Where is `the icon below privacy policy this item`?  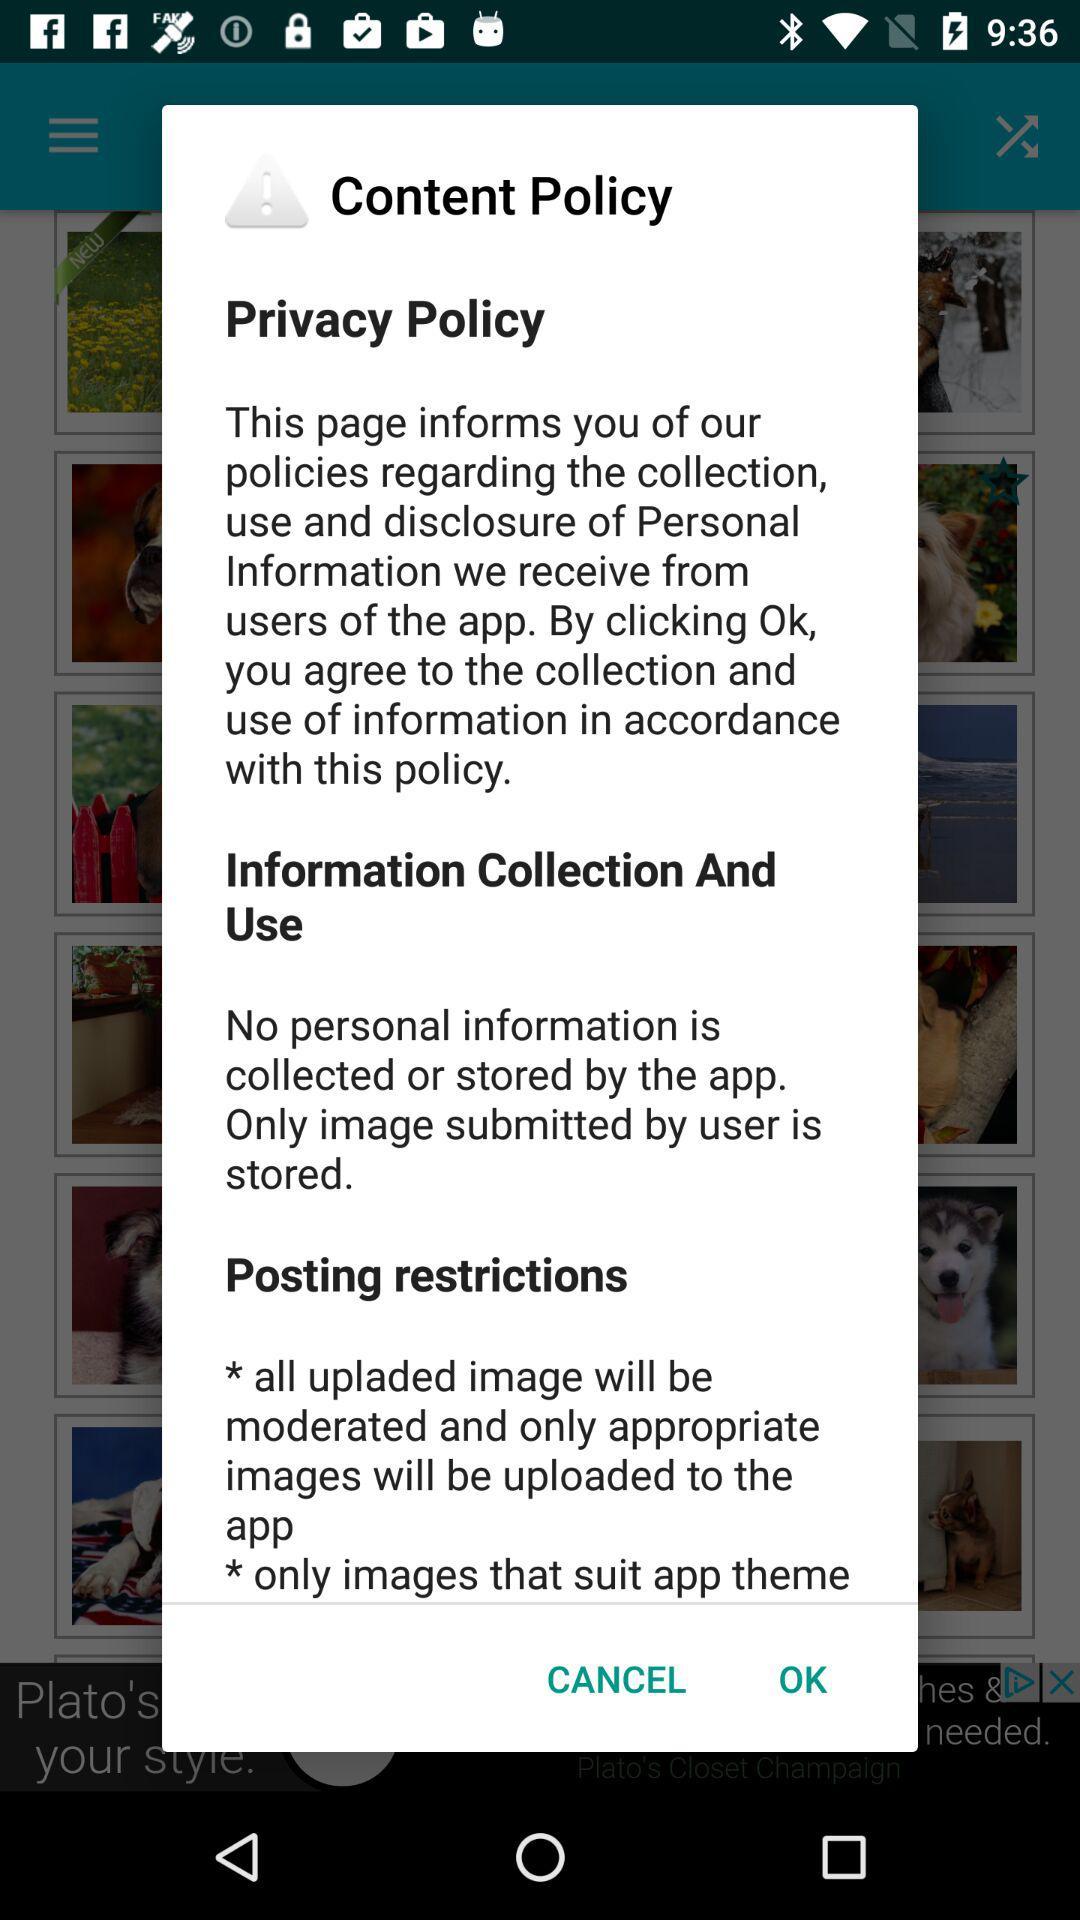 the icon below privacy policy this item is located at coordinates (615, 1678).